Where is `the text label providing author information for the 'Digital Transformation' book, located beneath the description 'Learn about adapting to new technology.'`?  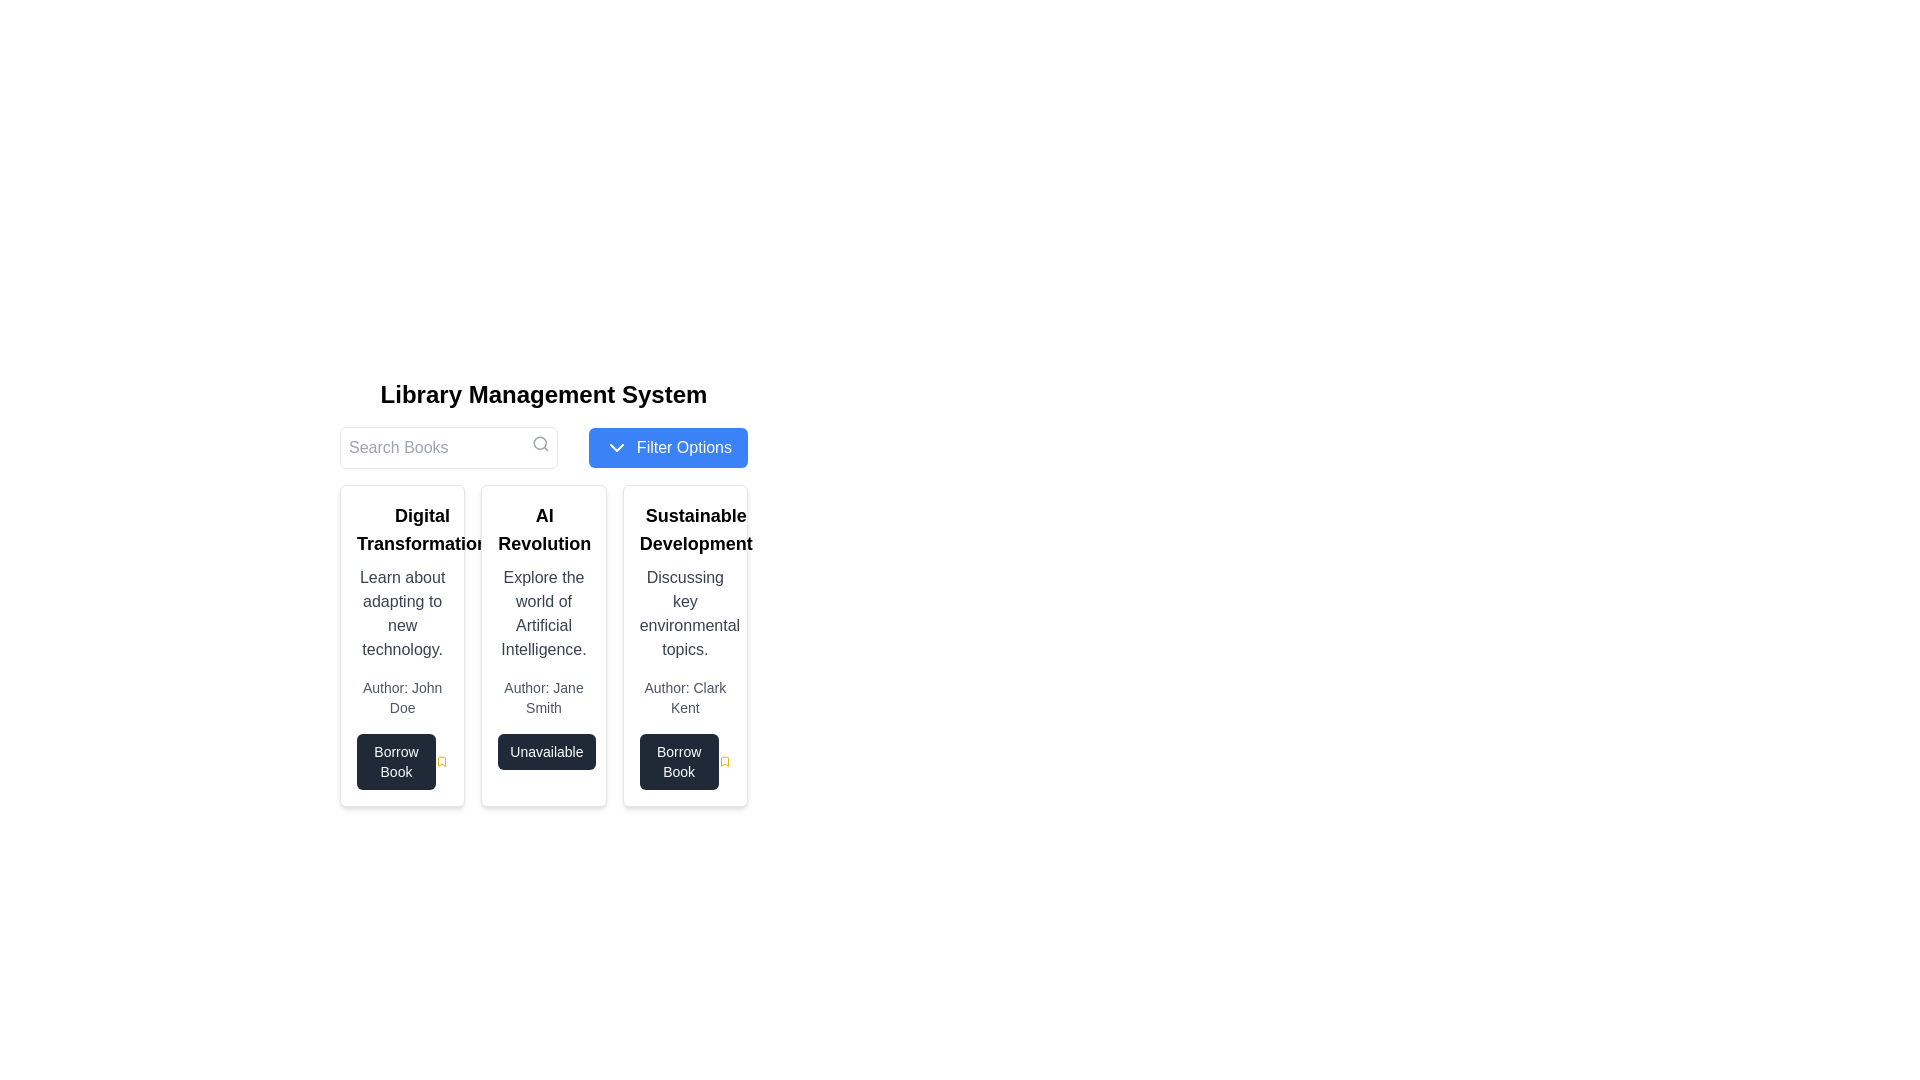 the text label providing author information for the 'Digital Transformation' book, located beneath the description 'Learn about adapting to new technology.' is located at coordinates (401, 697).